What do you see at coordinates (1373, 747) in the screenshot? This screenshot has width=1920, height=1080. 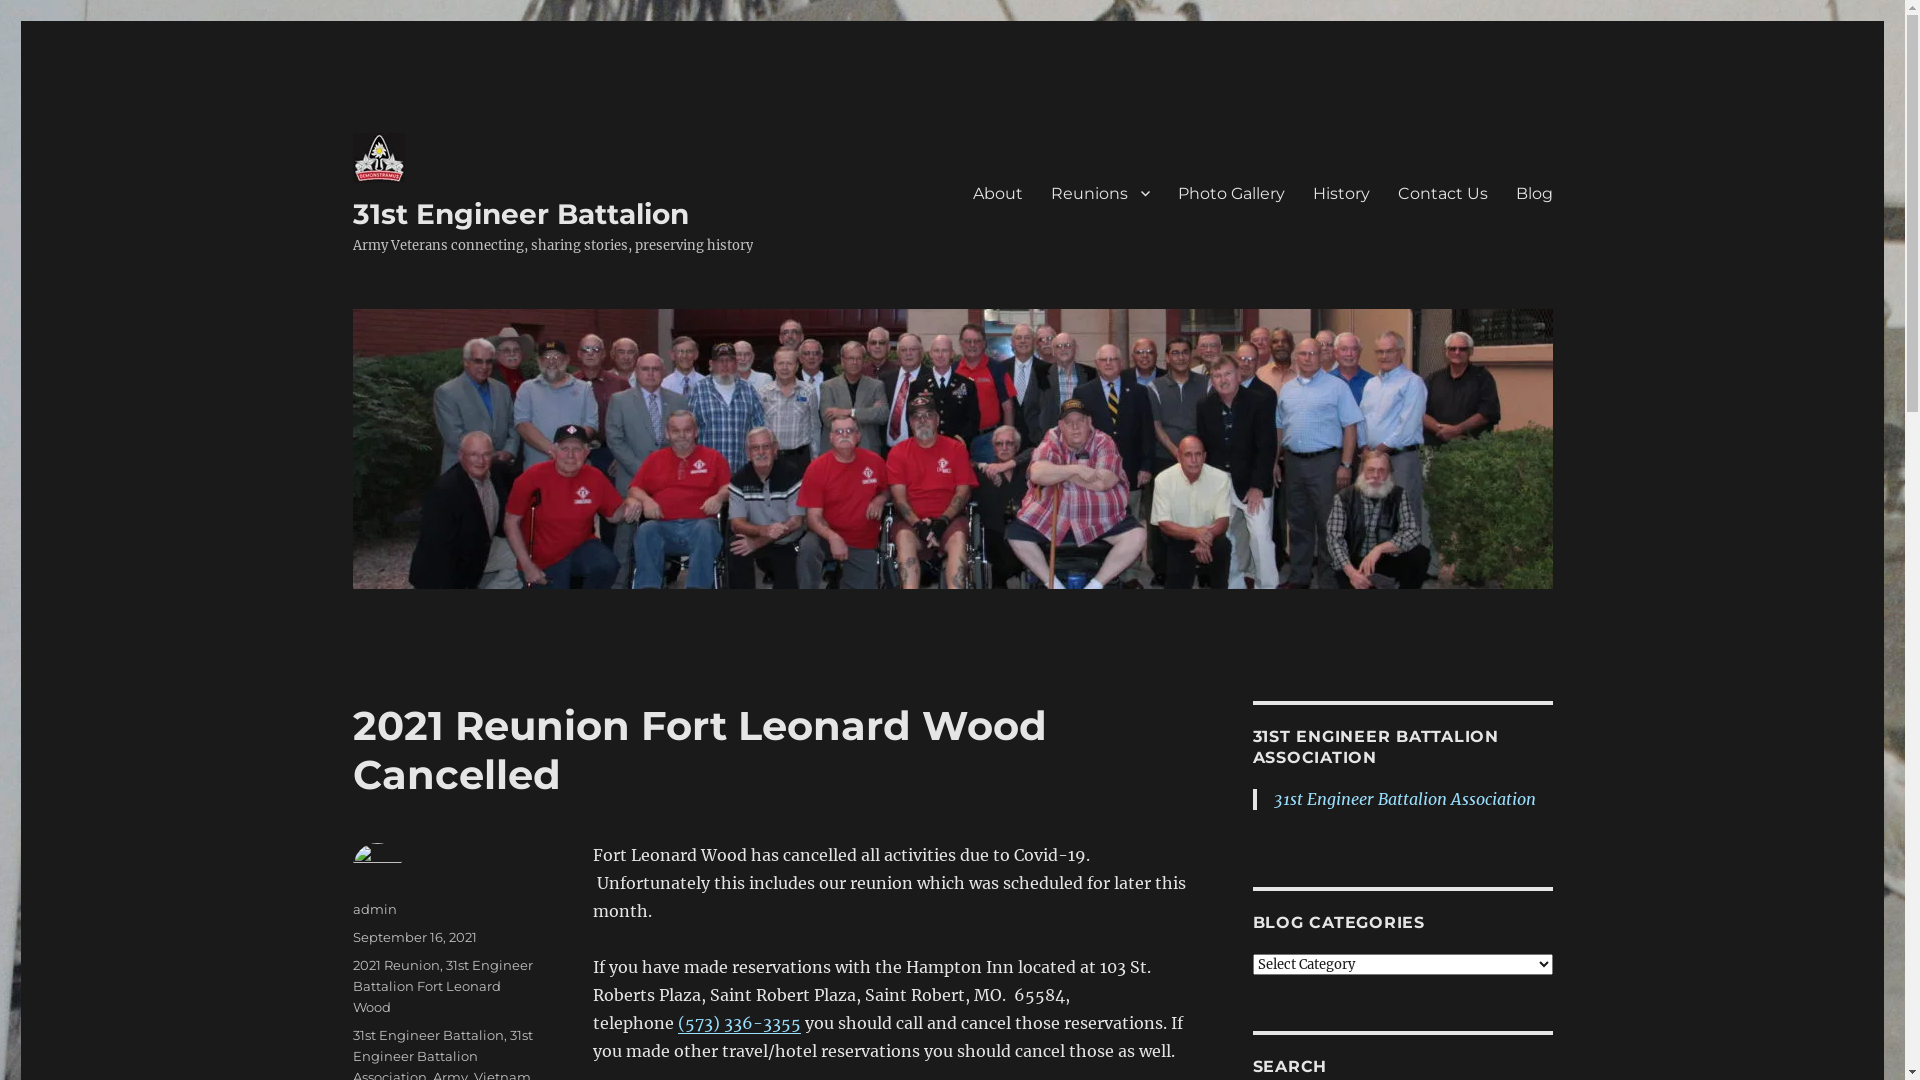 I see `'31ST ENGINEER BATTALION ASSOCIATION'` at bounding box center [1373, 747].